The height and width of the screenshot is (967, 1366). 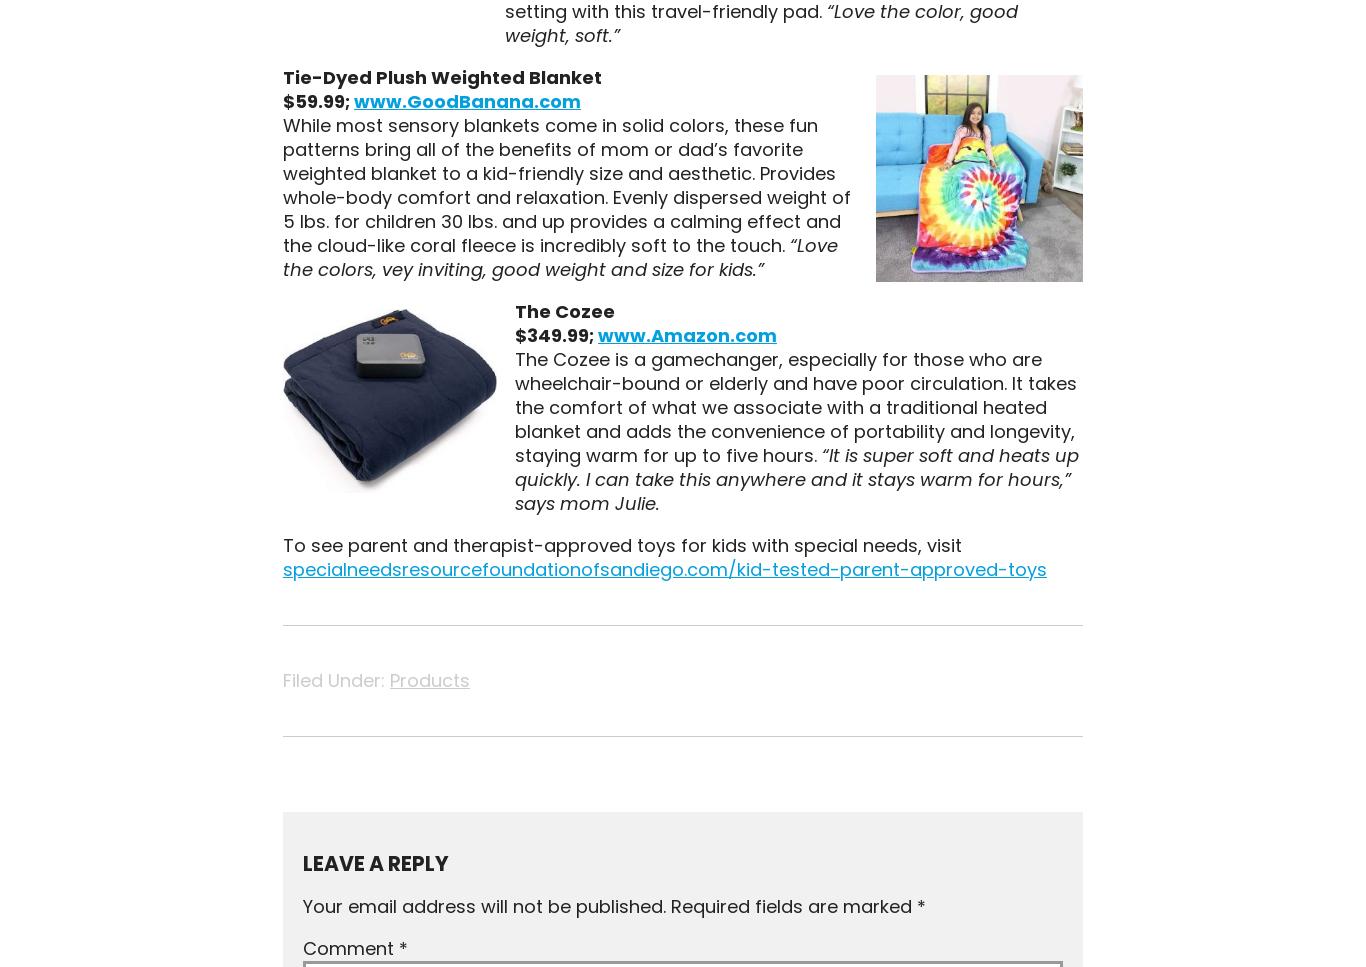 What do you see at coordinates (559, 256) in the screenshot?
I see `'“Love the colors, vey inviting, good weight and size for kids.”'` at bounding box center [559, 256].